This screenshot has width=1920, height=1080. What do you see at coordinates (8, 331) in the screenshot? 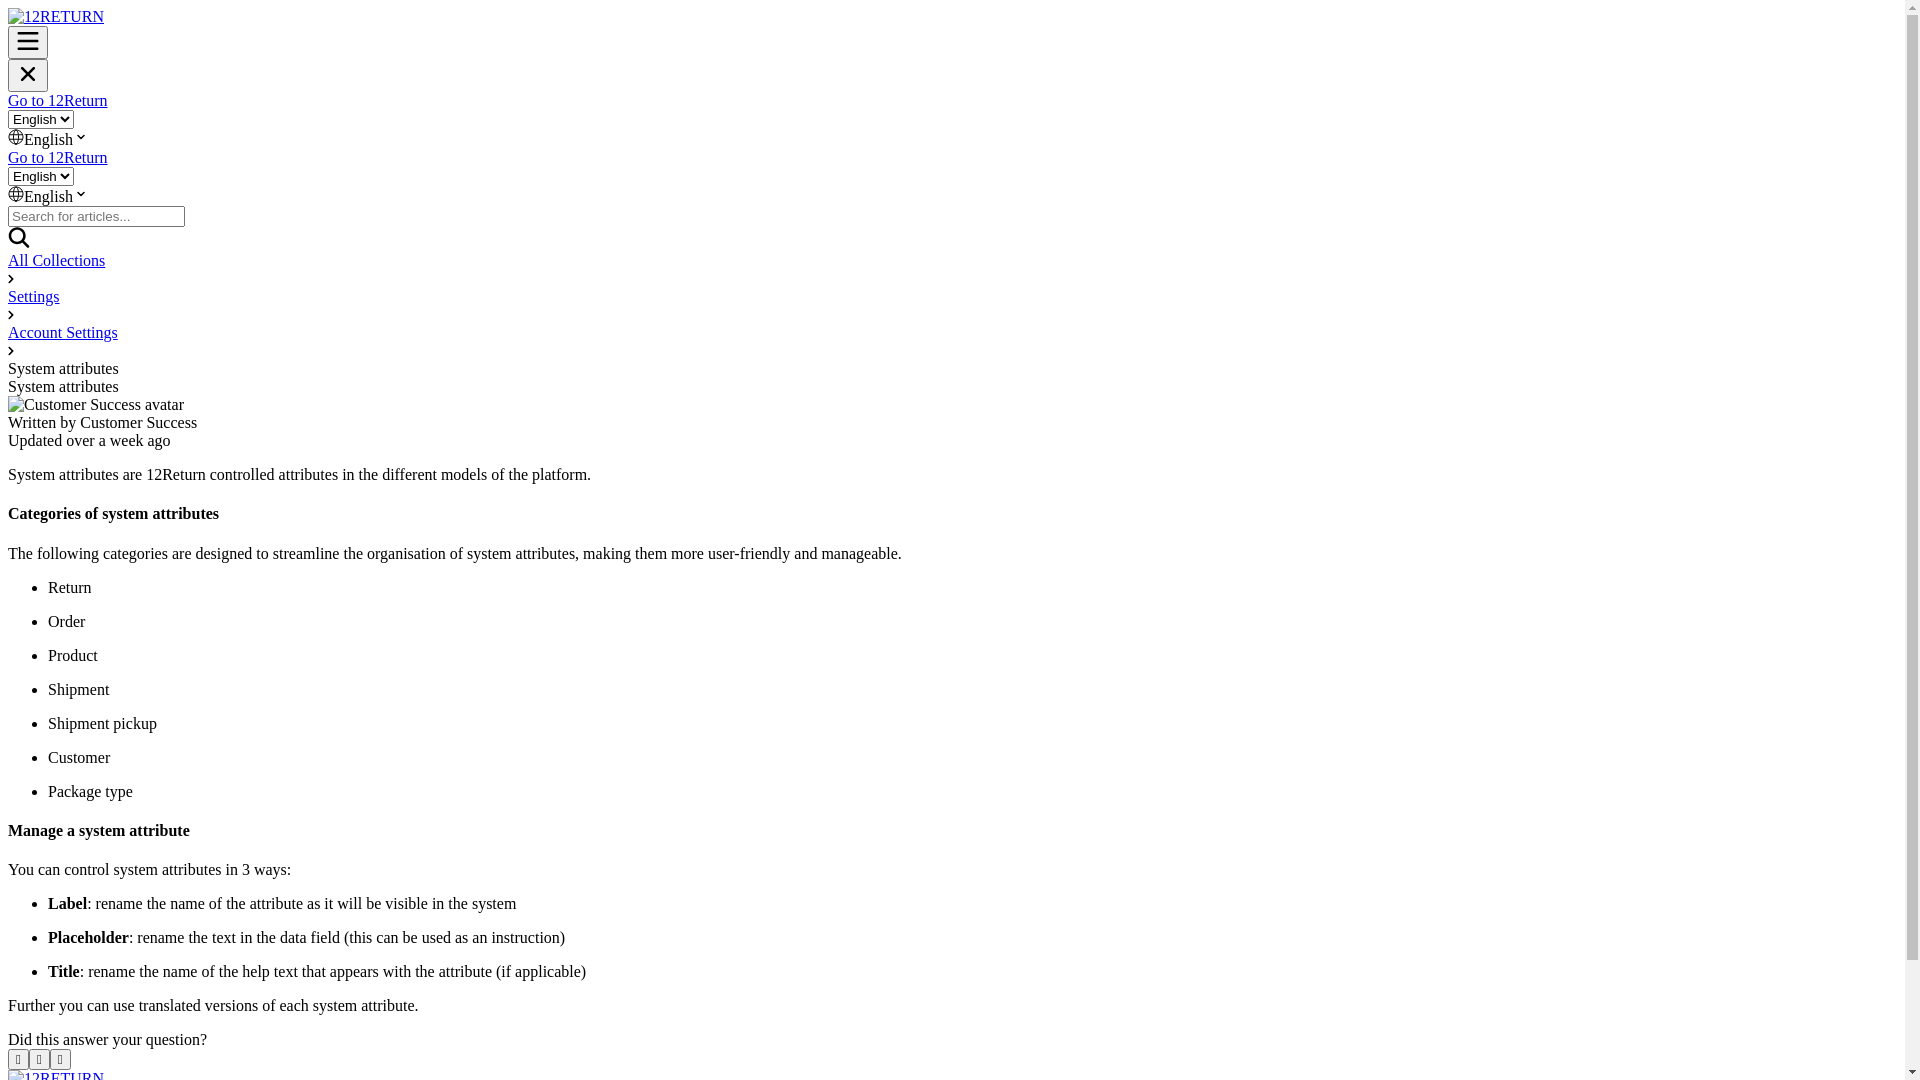
I see `'Account Settings'` at bounding box center [8, 331].